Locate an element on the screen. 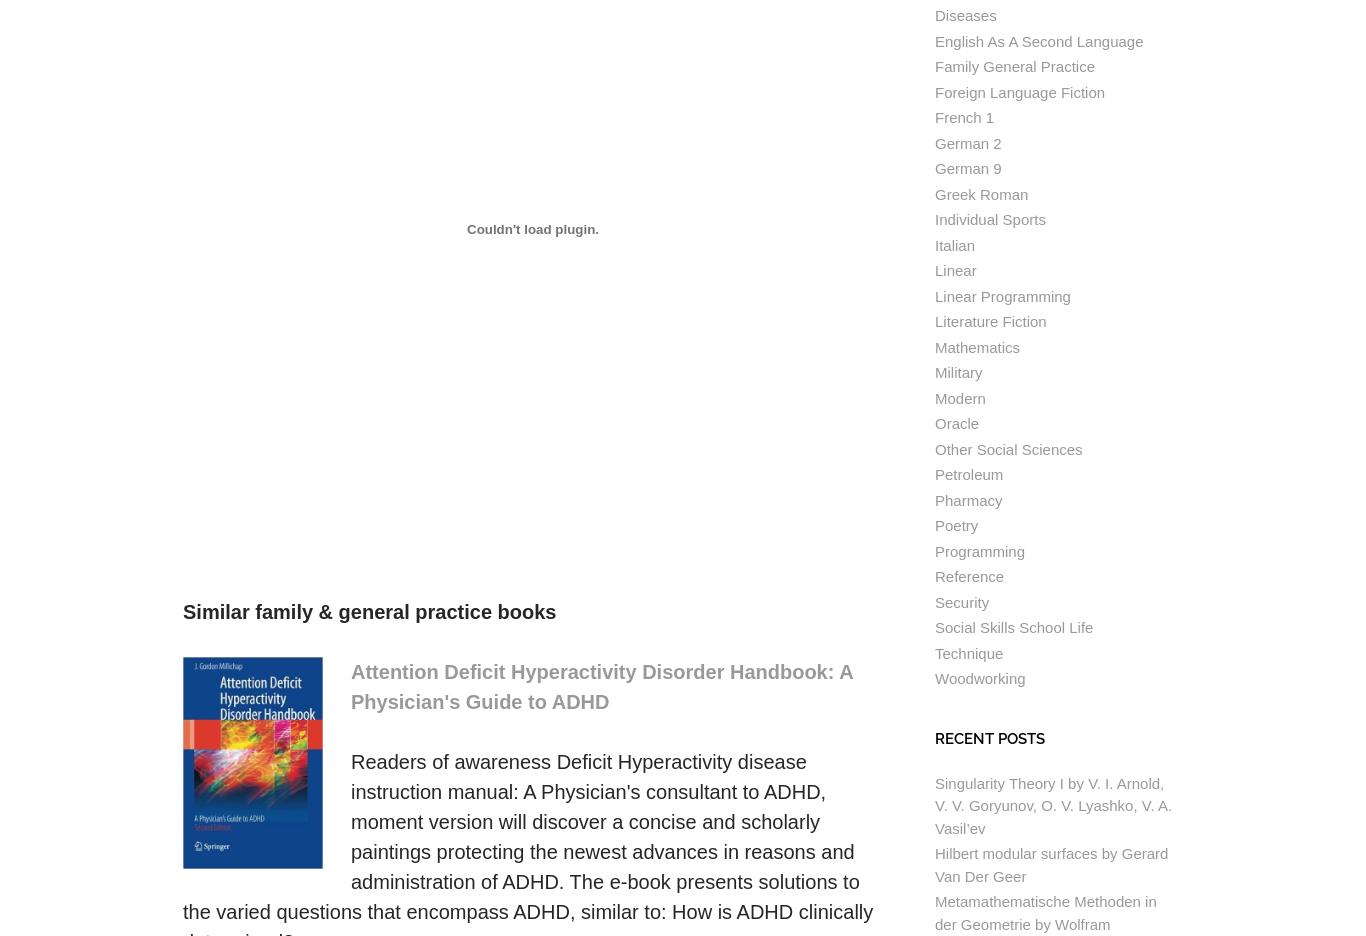  'Mathematics' is located at coordinates (977, 345).